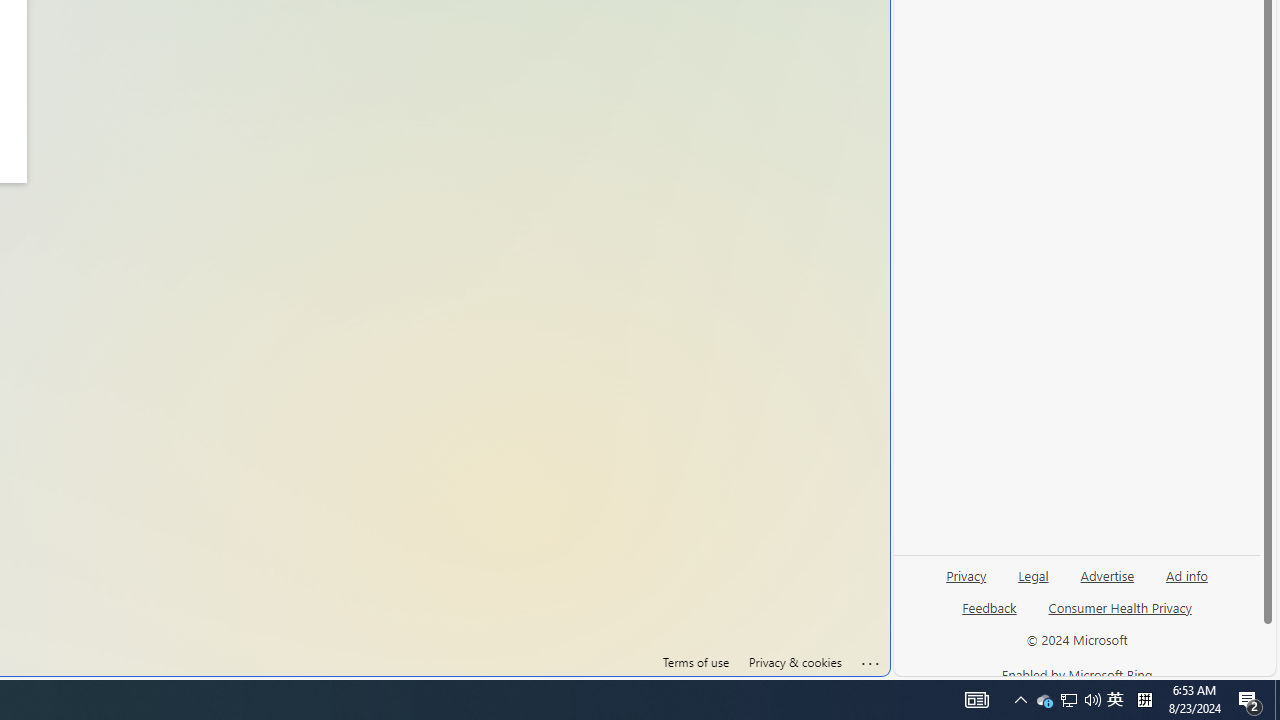  What do you see at coordinates (871, 659) in the screenshot?
I see `'Click here for troubleshooting information'` at bounding box center [871, 659].